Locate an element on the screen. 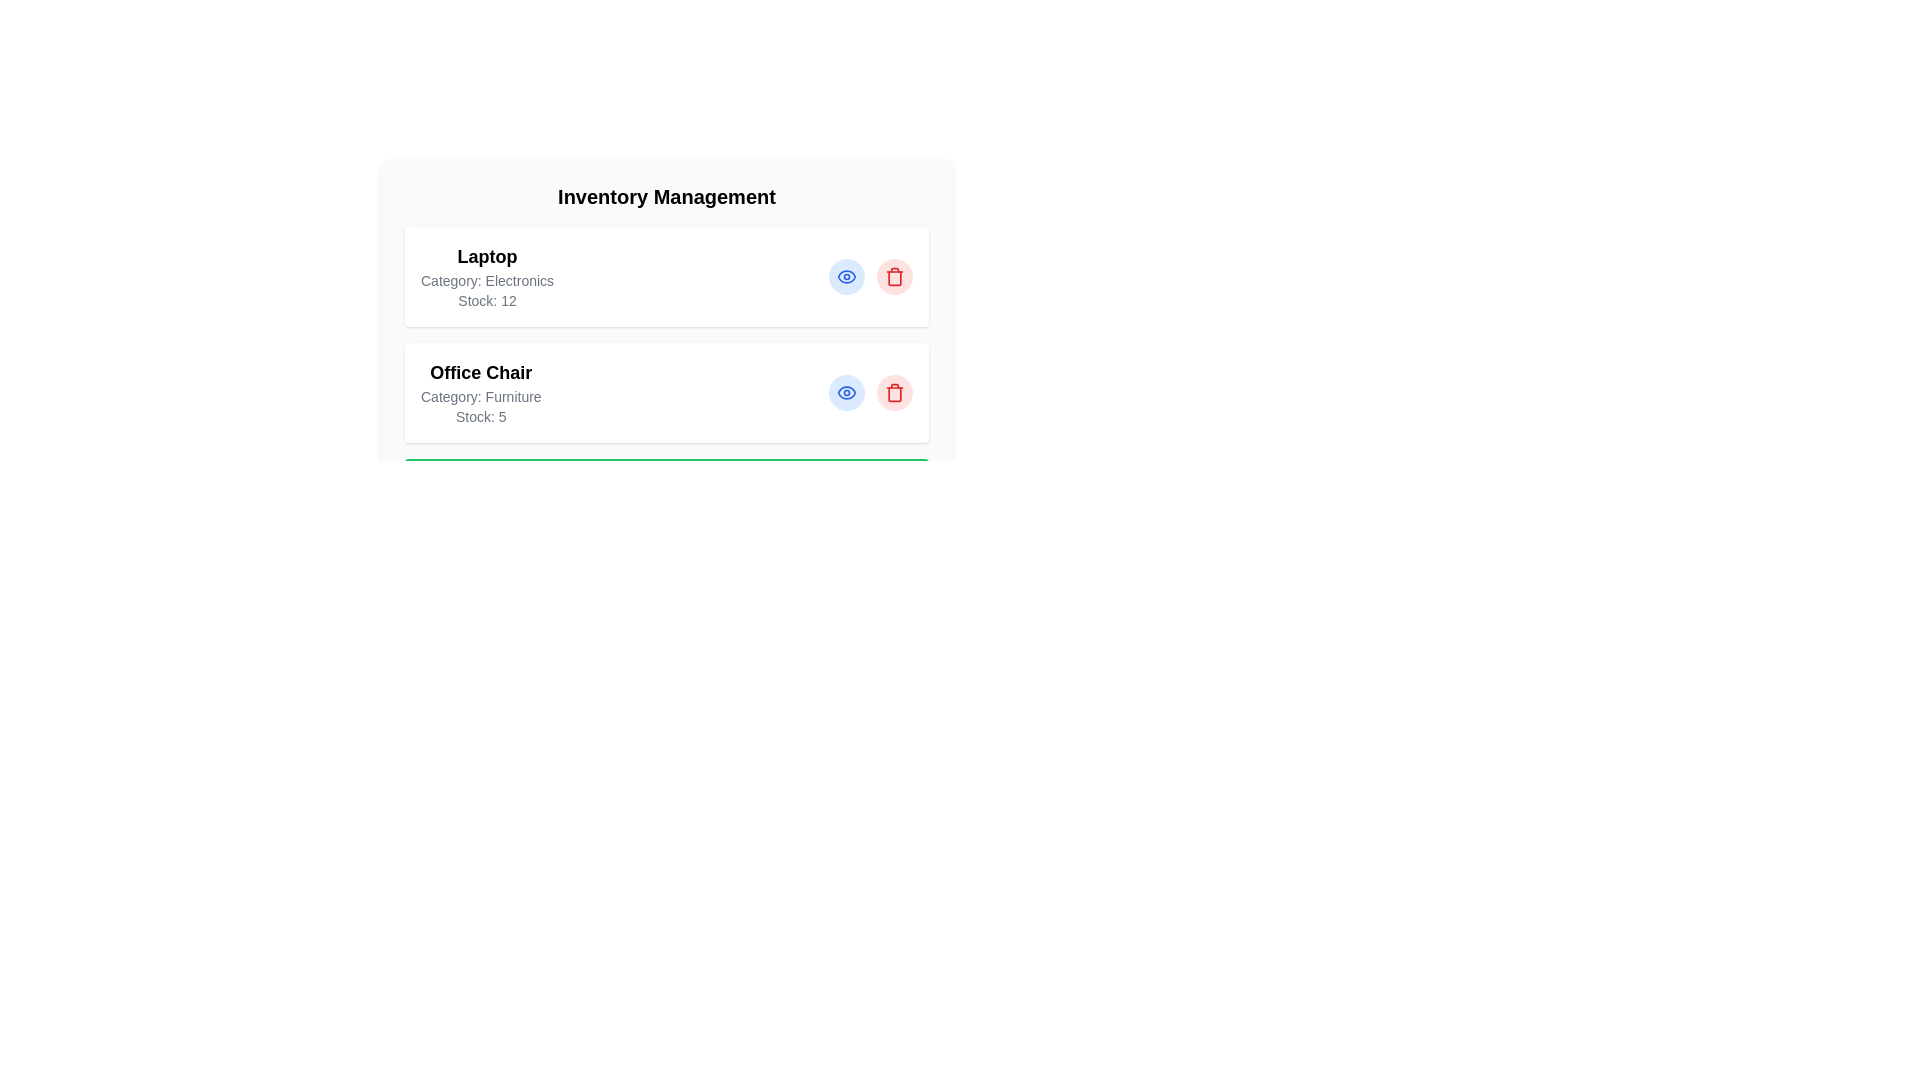 Image resolution: width=1920 pixels, height=1080 pixels. the text Inventory Management within the component is located at coordinates (667, 196).